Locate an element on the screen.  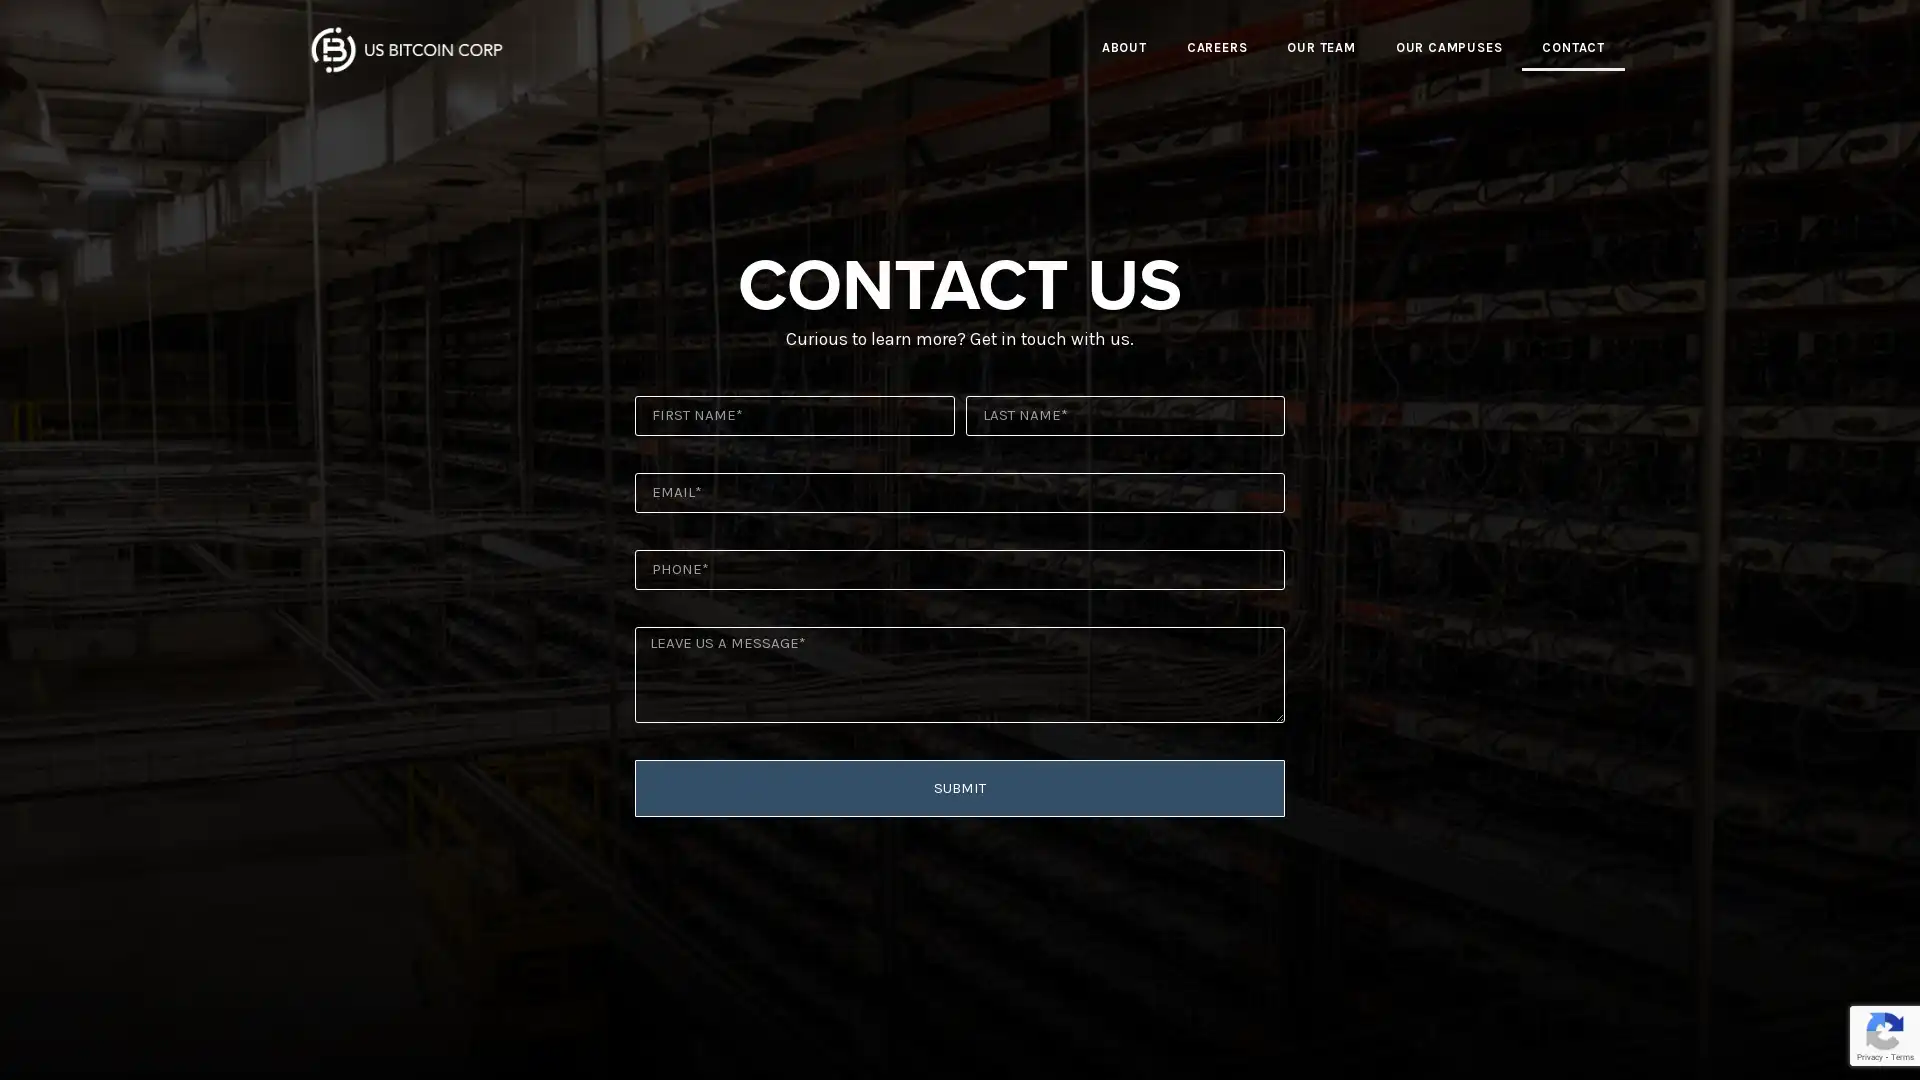
SUBMIT is located at coordinates (960, 786).